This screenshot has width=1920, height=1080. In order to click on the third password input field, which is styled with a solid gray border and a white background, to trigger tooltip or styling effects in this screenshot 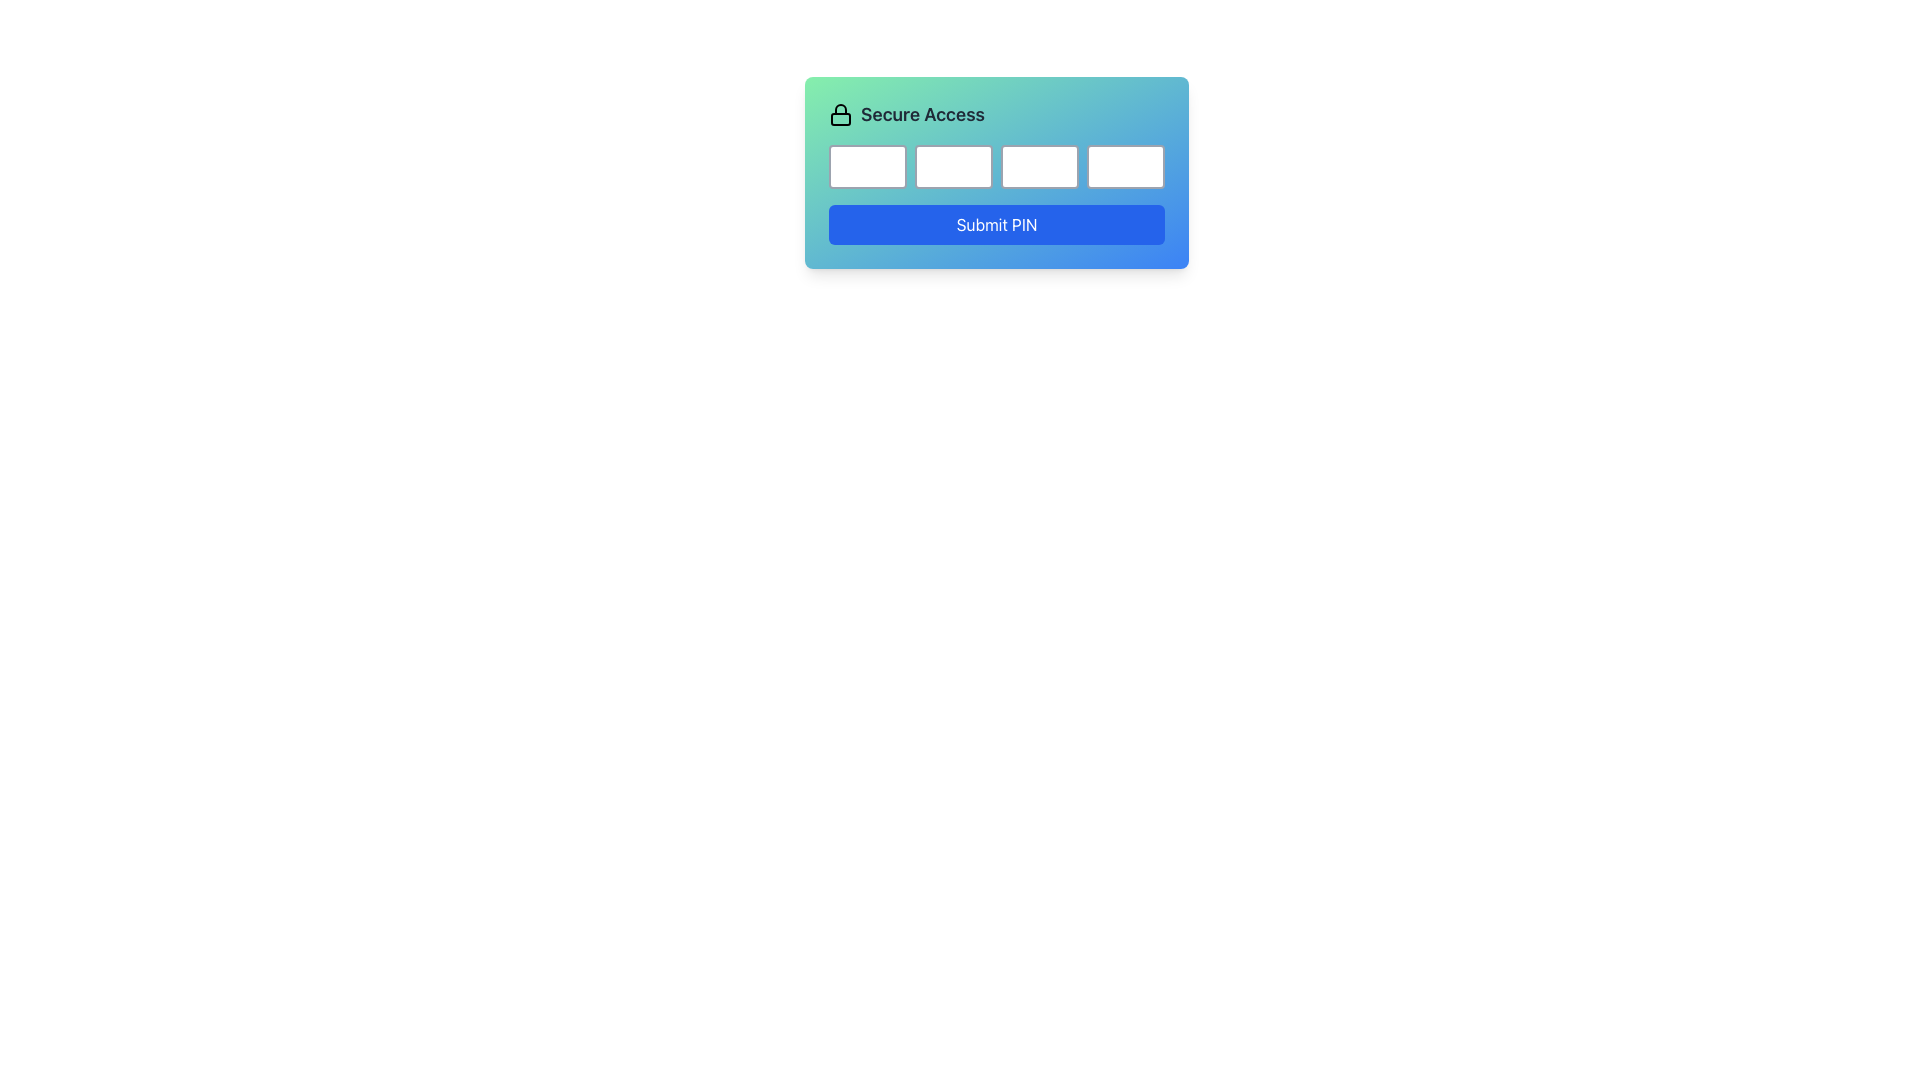, I will do `click(1040, 165)`.